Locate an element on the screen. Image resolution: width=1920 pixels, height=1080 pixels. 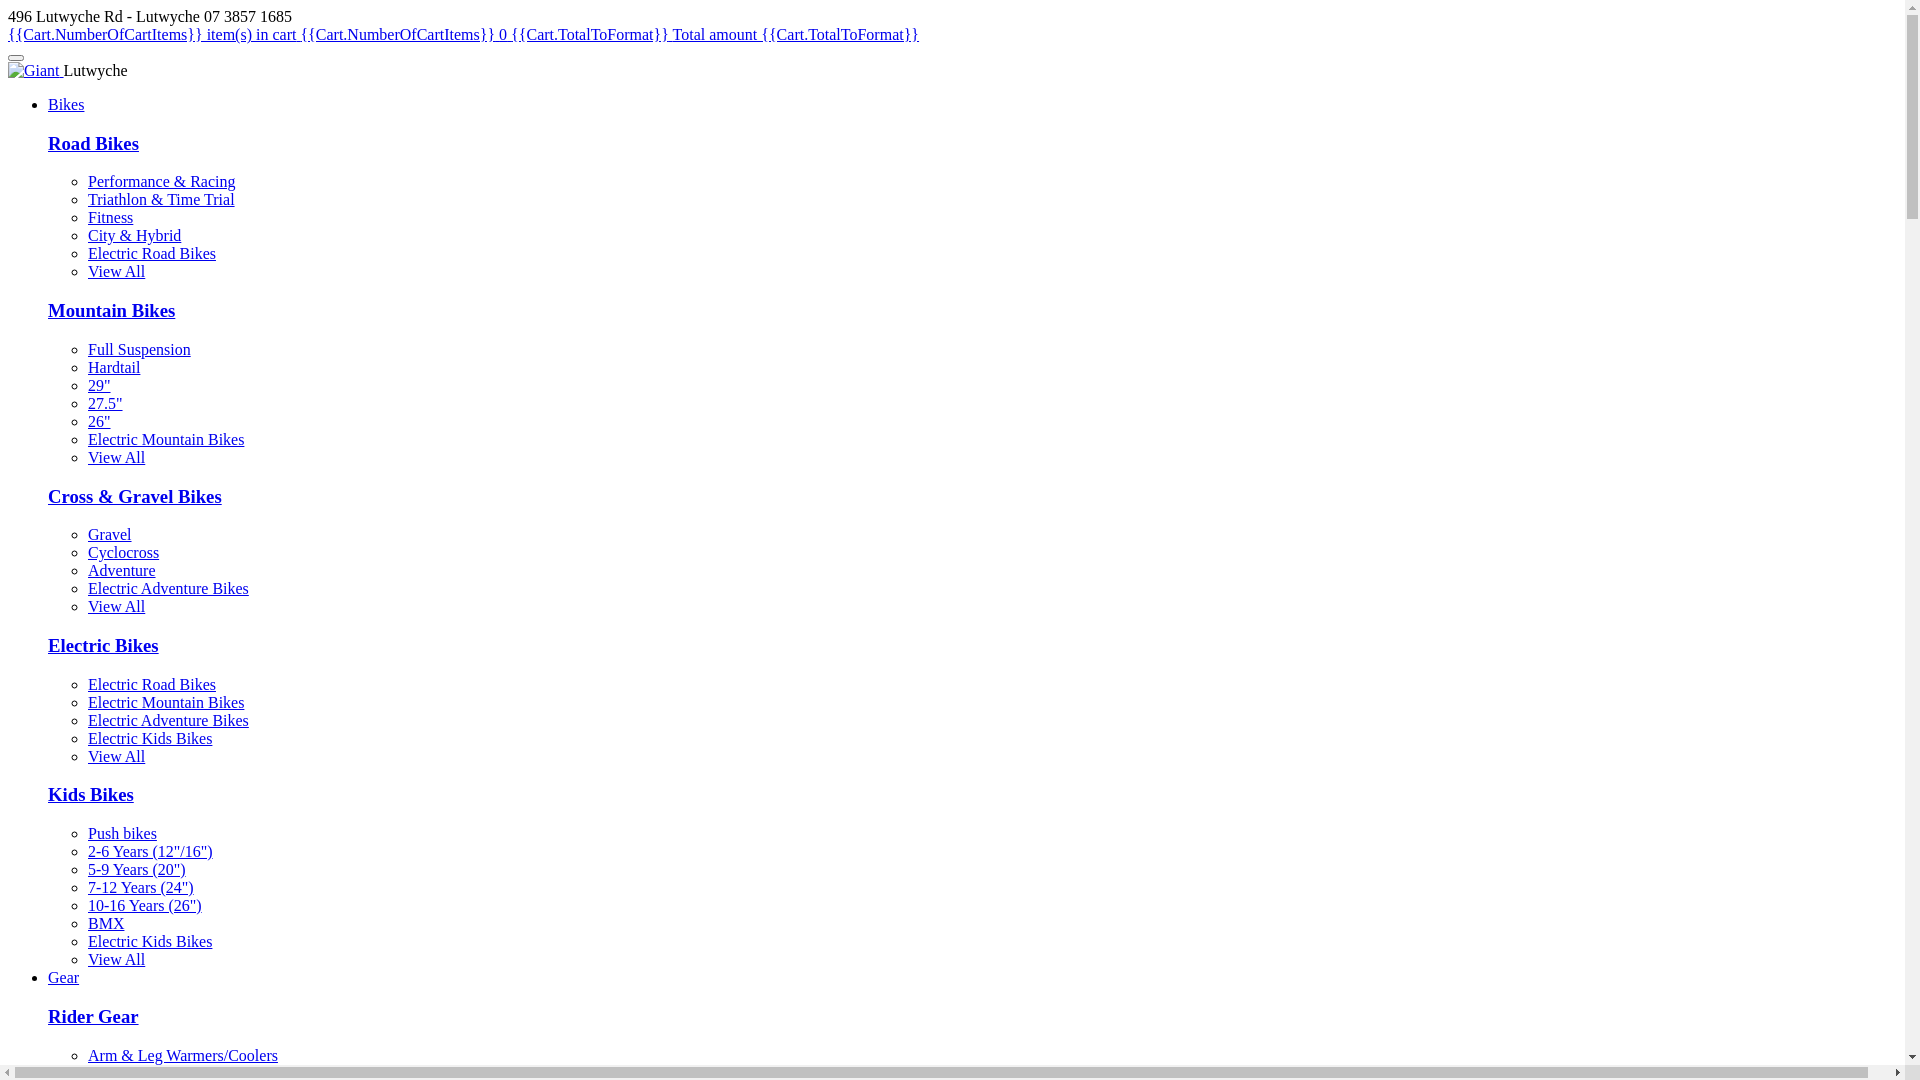
'Fitness' is located at coordinates (109, 217).